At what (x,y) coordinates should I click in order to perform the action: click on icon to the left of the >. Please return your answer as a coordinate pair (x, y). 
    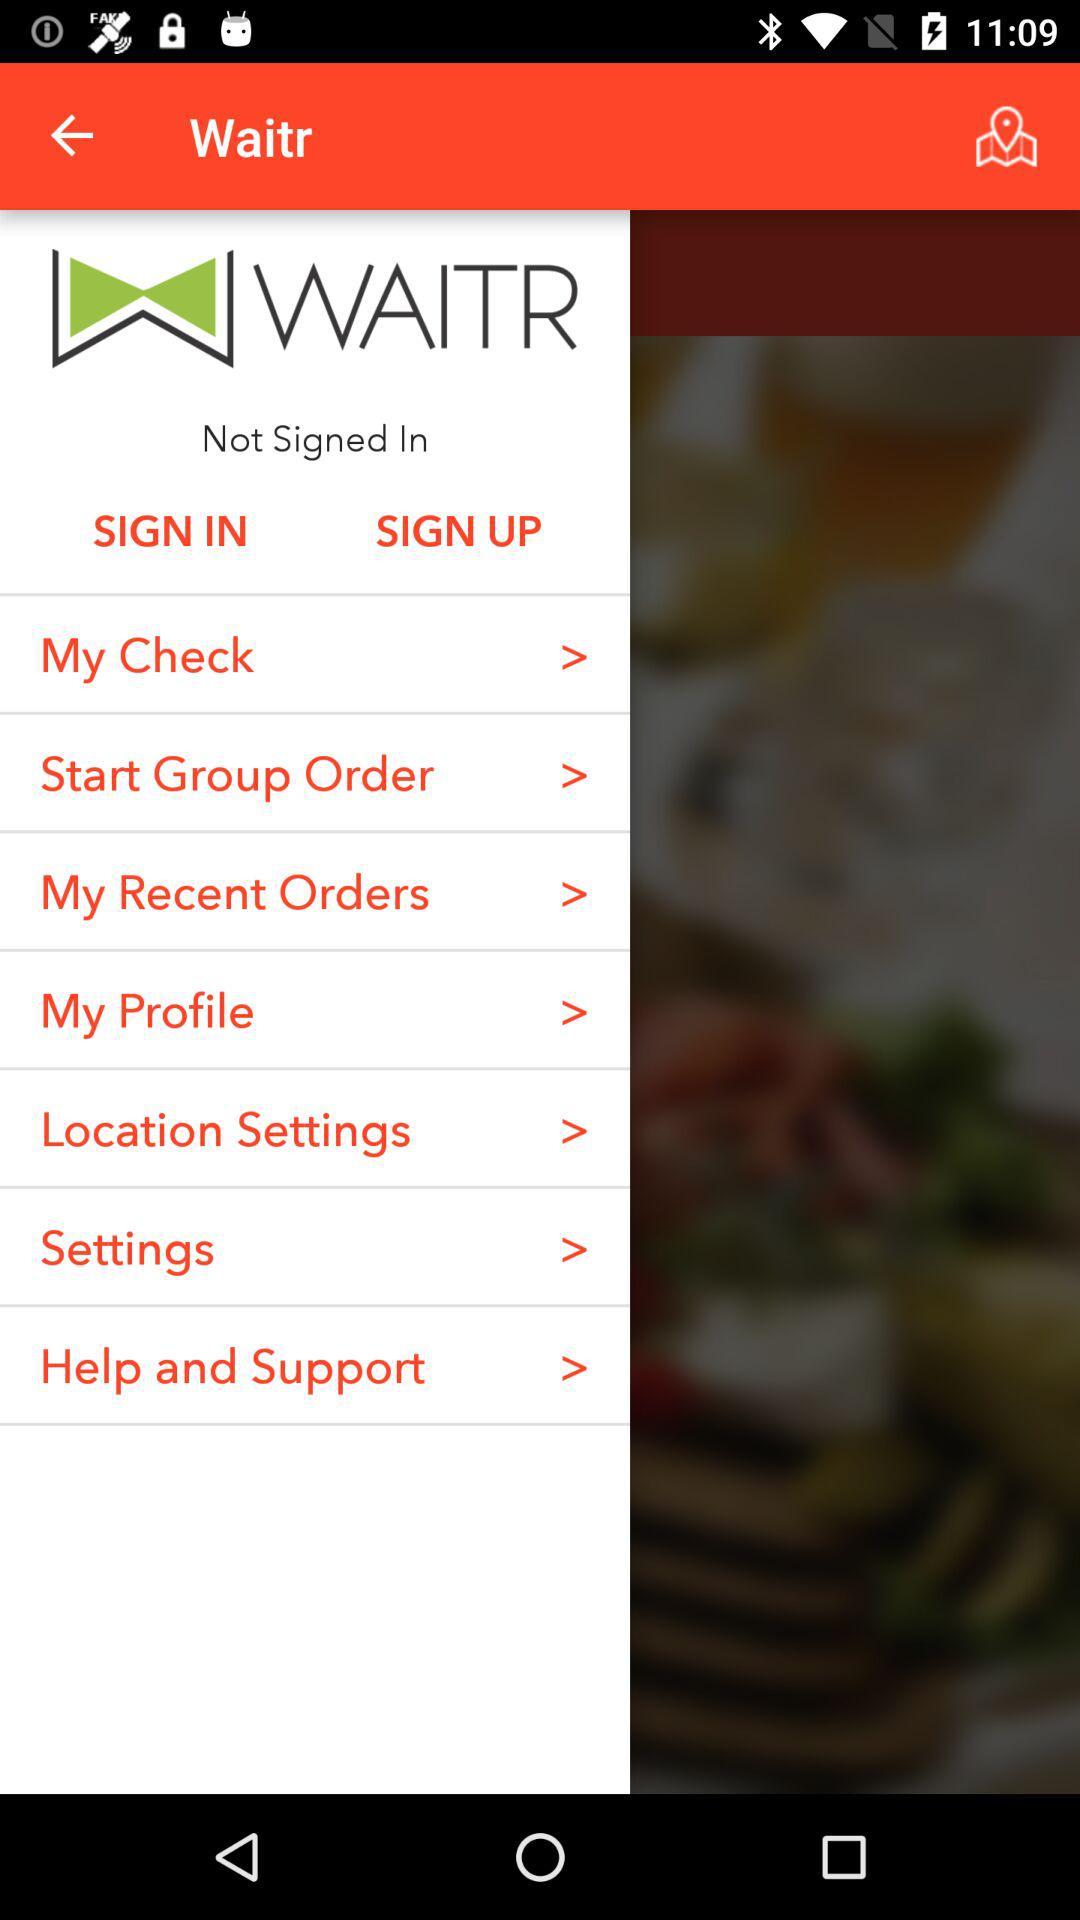
    Looking at the image, I should click on (235, 771).